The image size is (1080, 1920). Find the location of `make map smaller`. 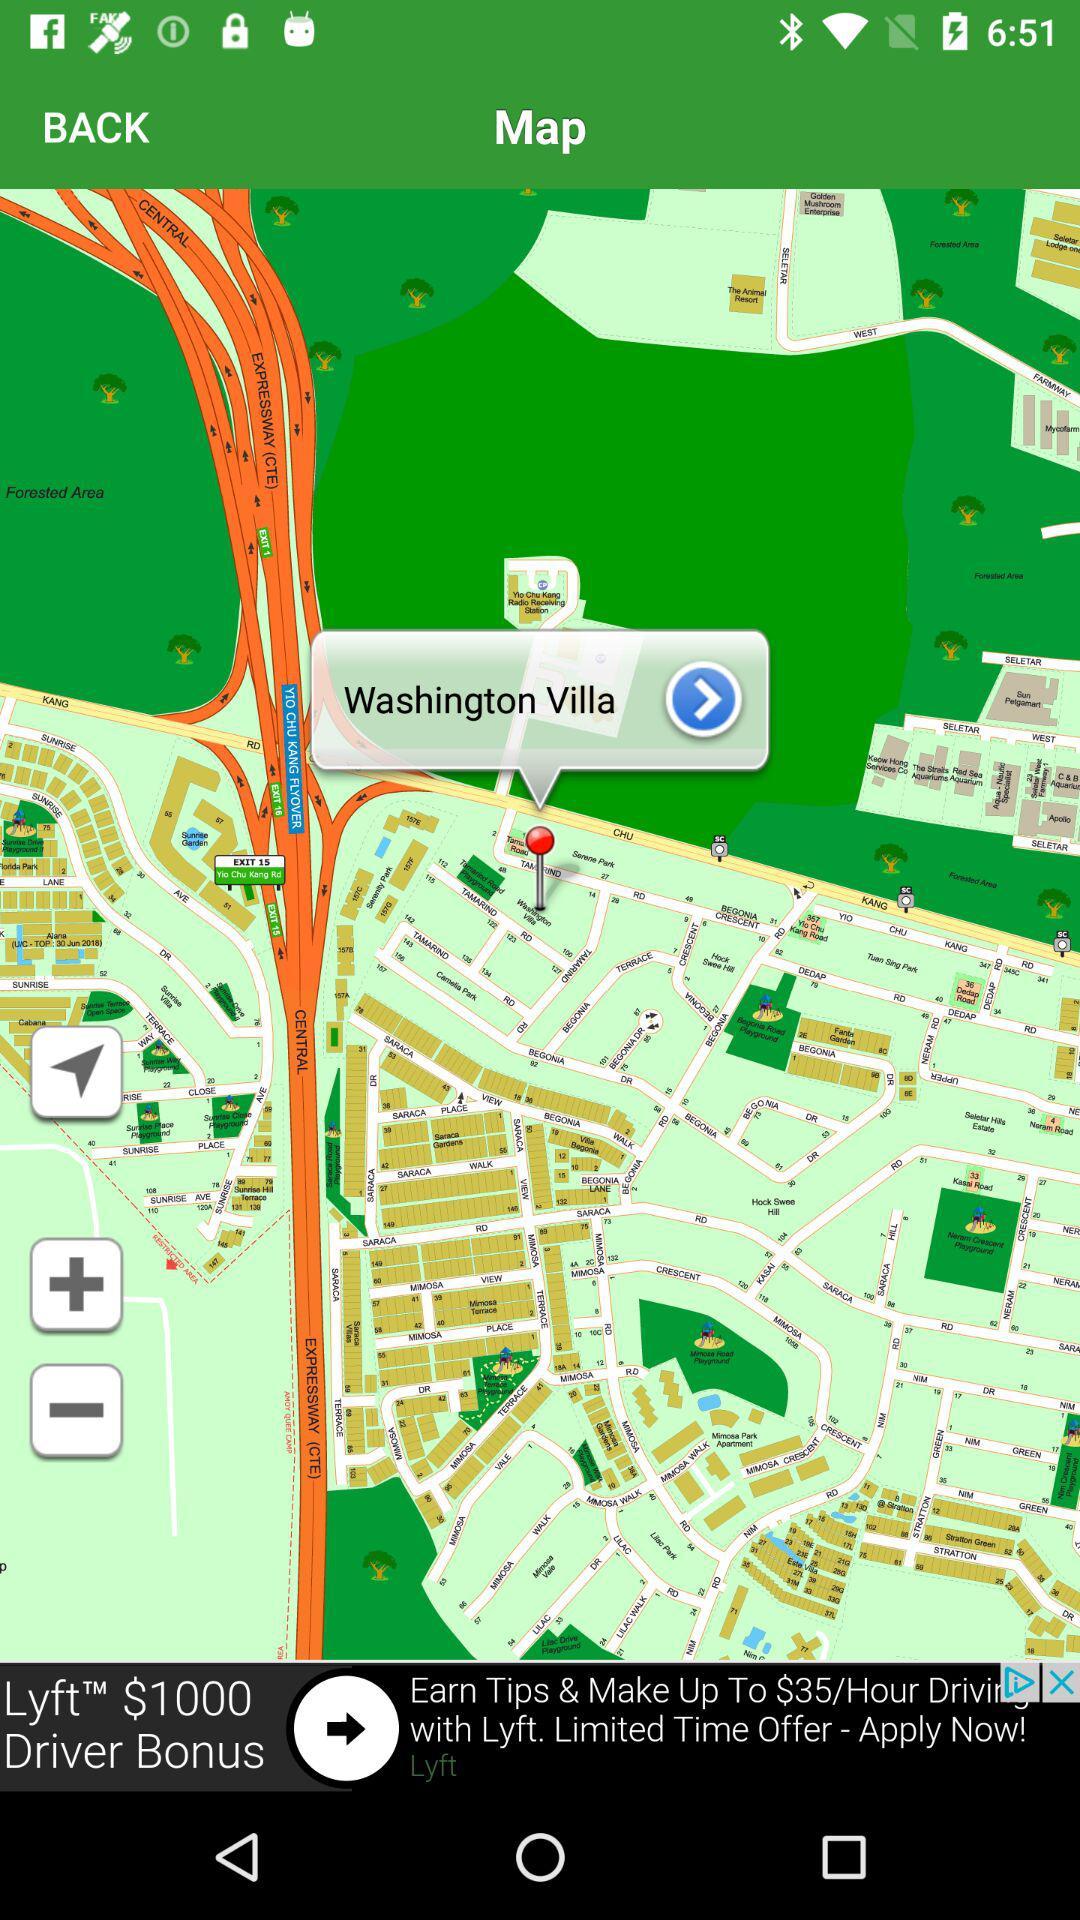

make map smaller is located at coordinates (75, 1411).